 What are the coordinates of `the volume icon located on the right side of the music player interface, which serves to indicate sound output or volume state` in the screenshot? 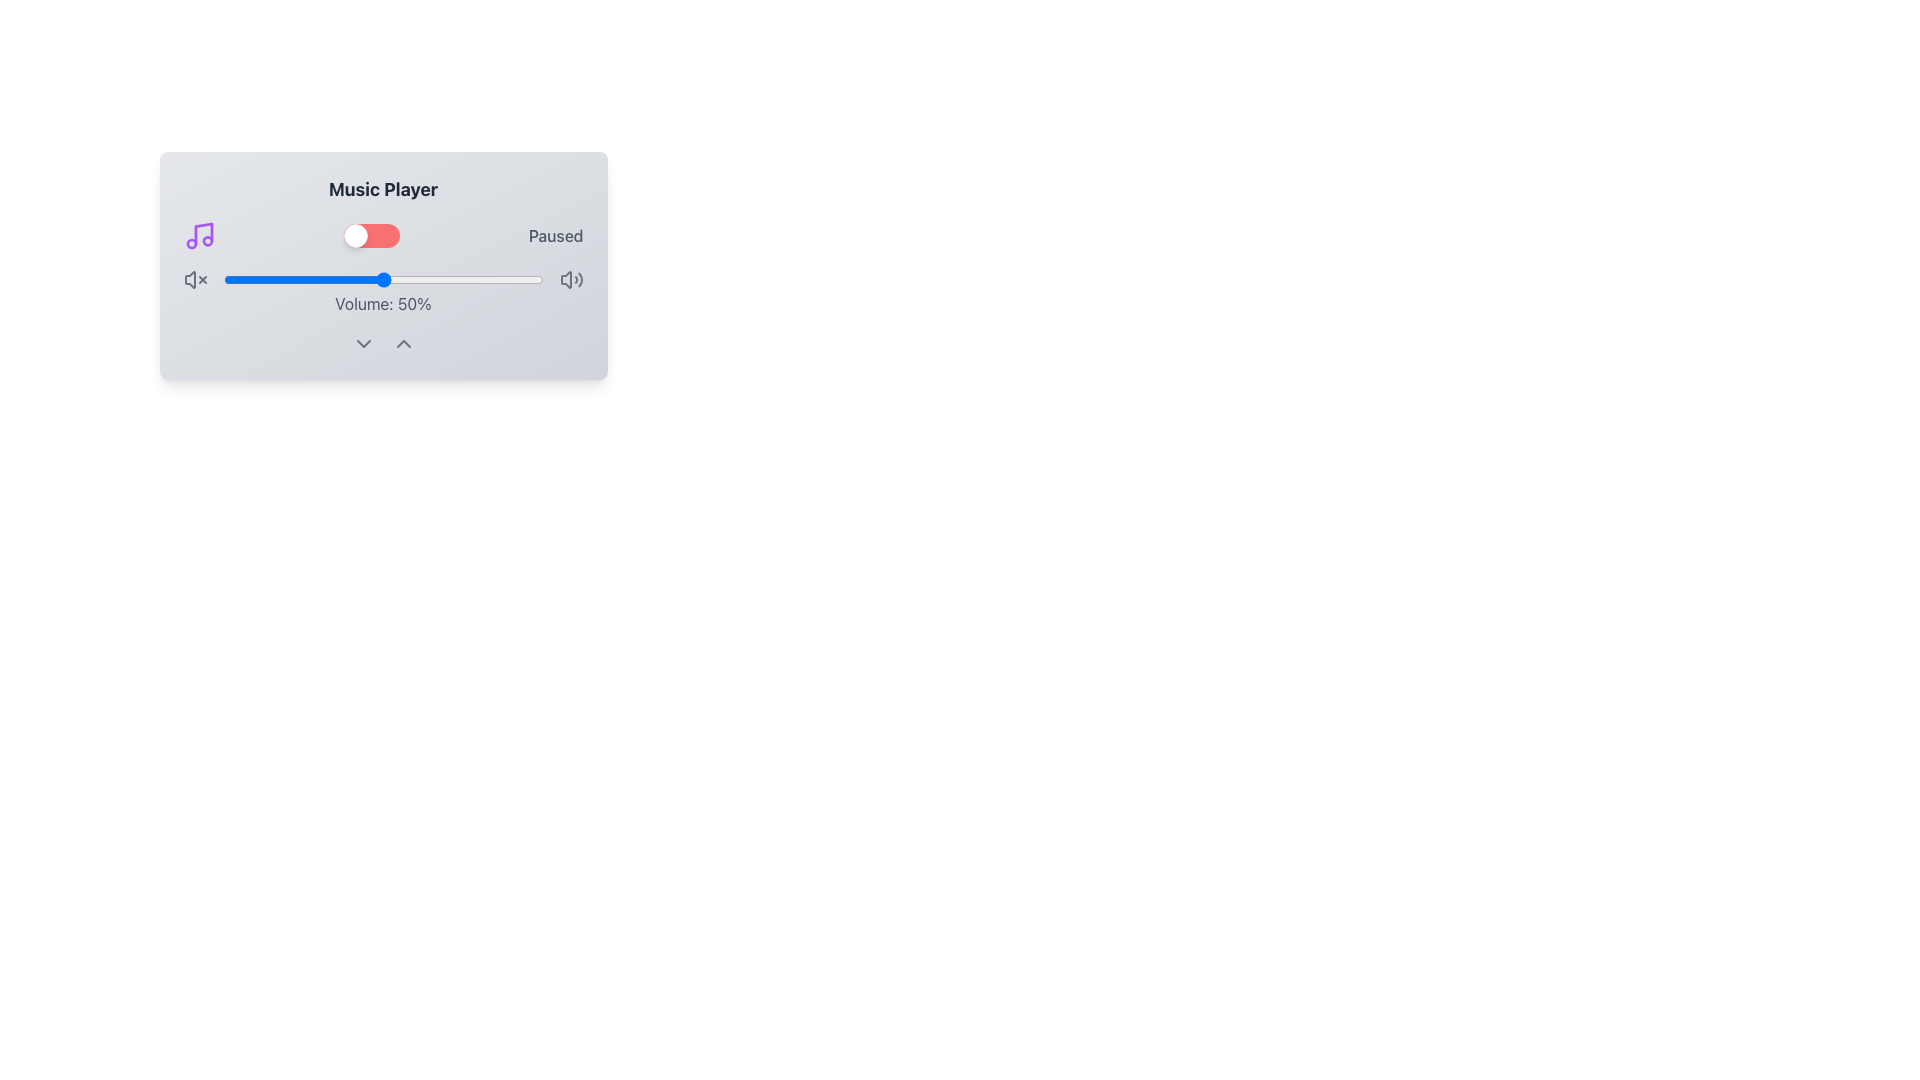 It's located at (565, 280).